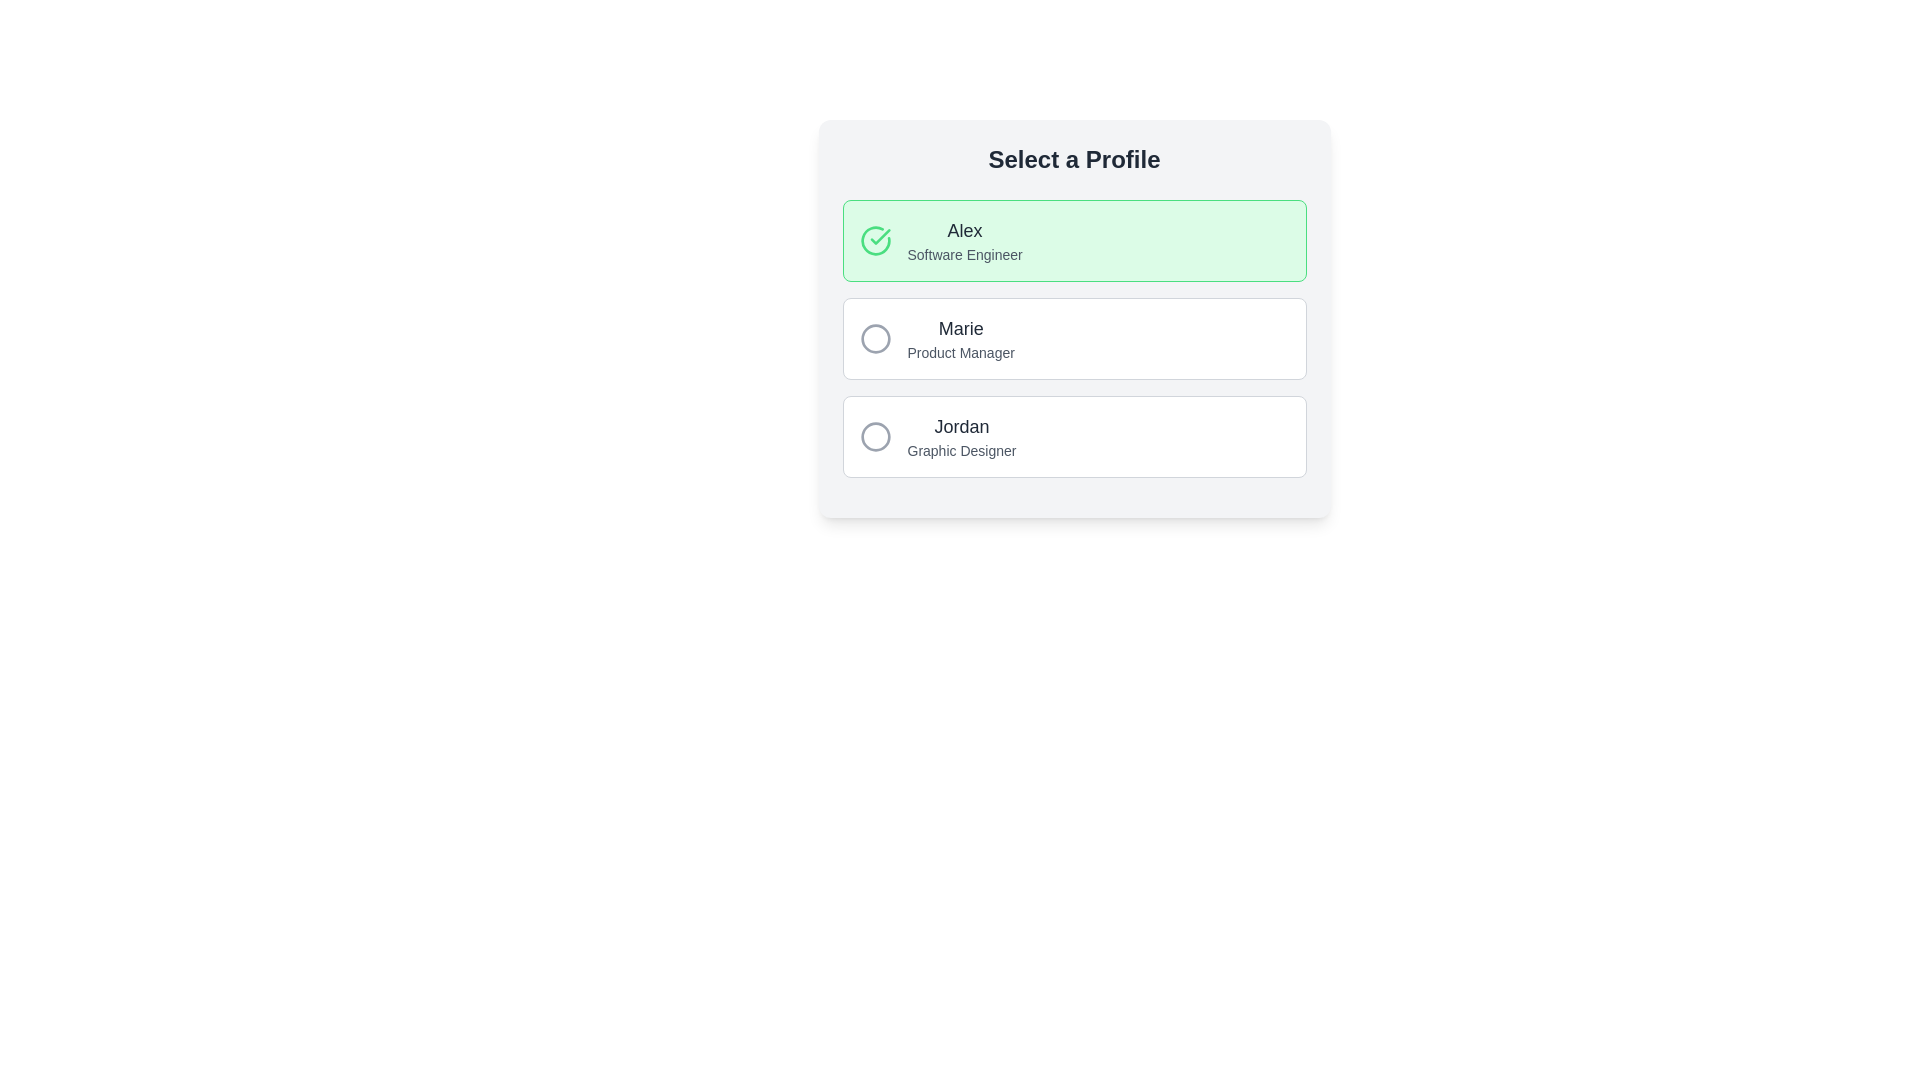 This screenshot has height=1080, width=1920. Describe the element at coordinates (875, 338) in the screenshot. I see `the circular gray icon located within the profile selection item labeled 'Marie, Product Manager'` at that location.